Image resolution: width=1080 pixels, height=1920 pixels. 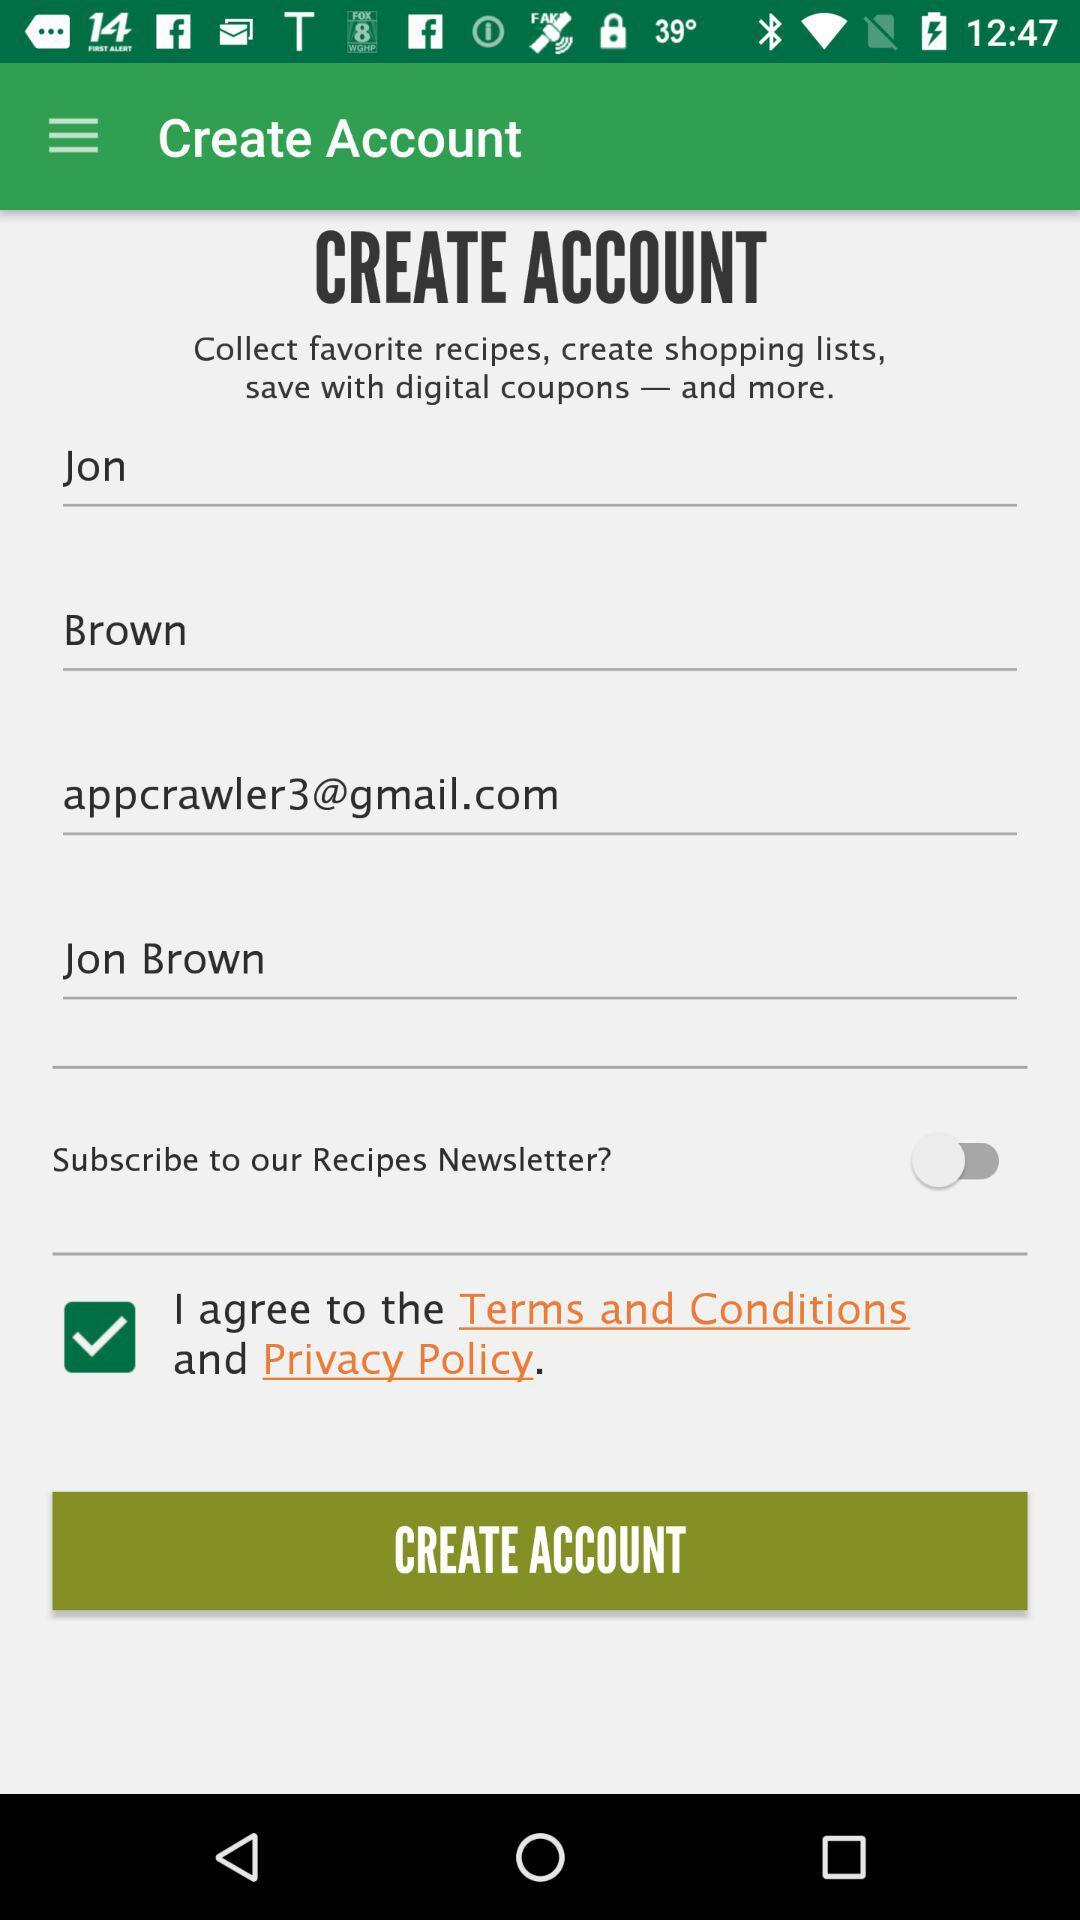 I want to click on off option, so click(x=922, y=1160).